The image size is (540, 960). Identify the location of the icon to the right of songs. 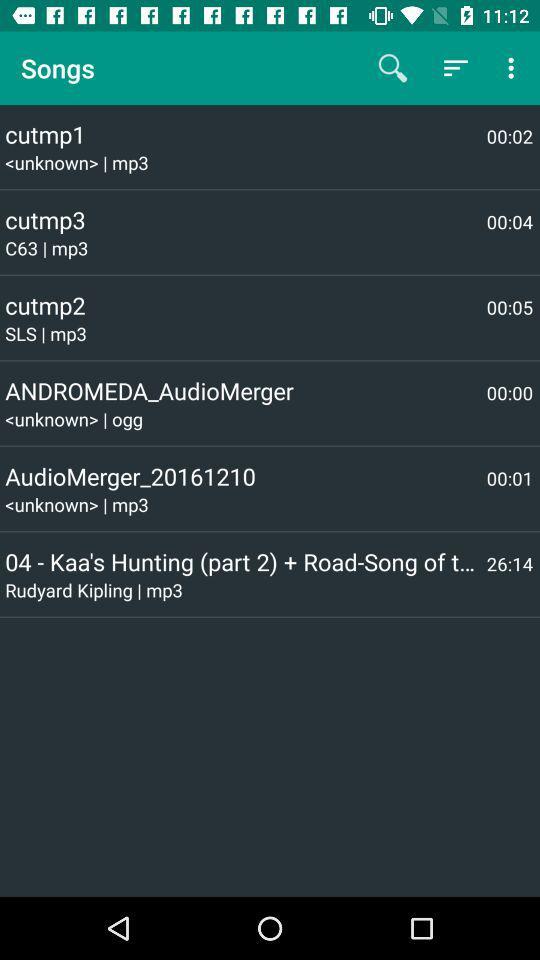
(393, 68).